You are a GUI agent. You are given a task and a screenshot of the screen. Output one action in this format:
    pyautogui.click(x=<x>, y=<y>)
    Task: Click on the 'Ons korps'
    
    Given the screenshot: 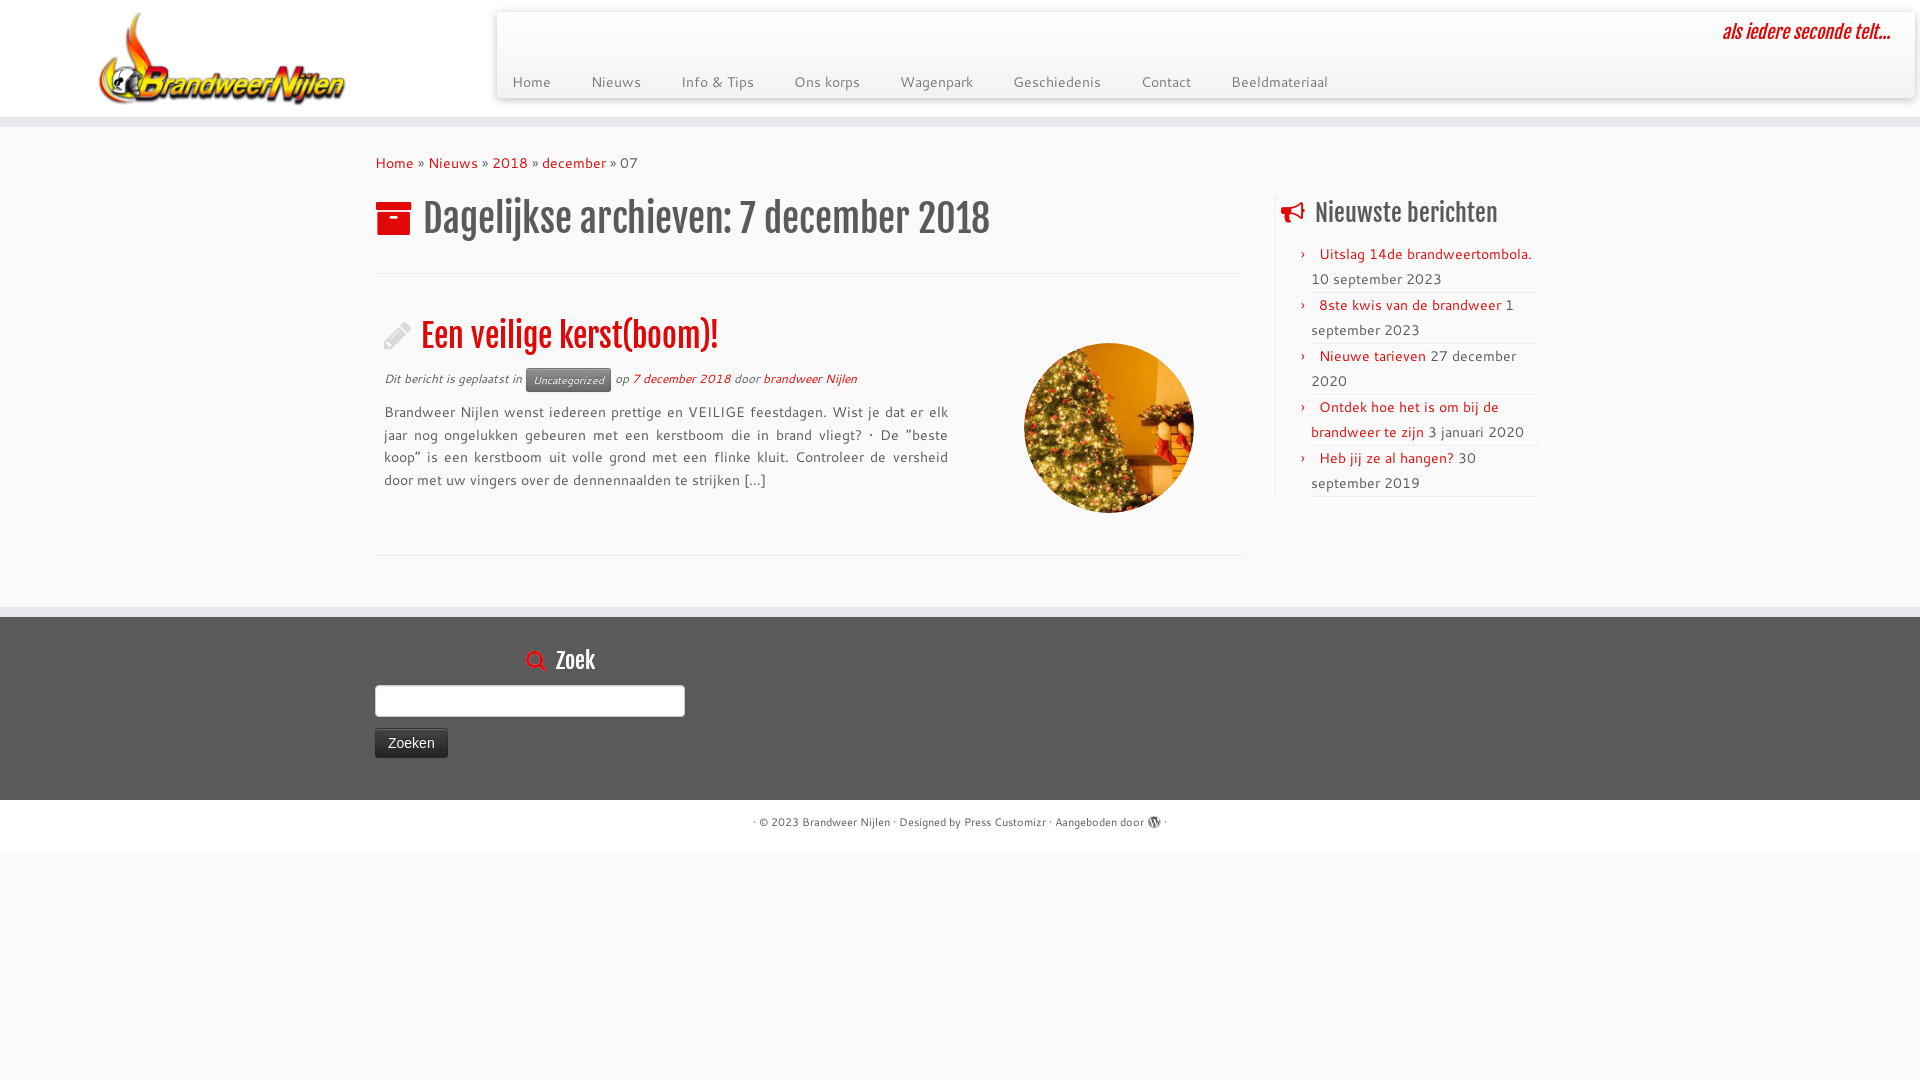 What is the action you would take?
    pyautogui.click(x=772, y=80)
    